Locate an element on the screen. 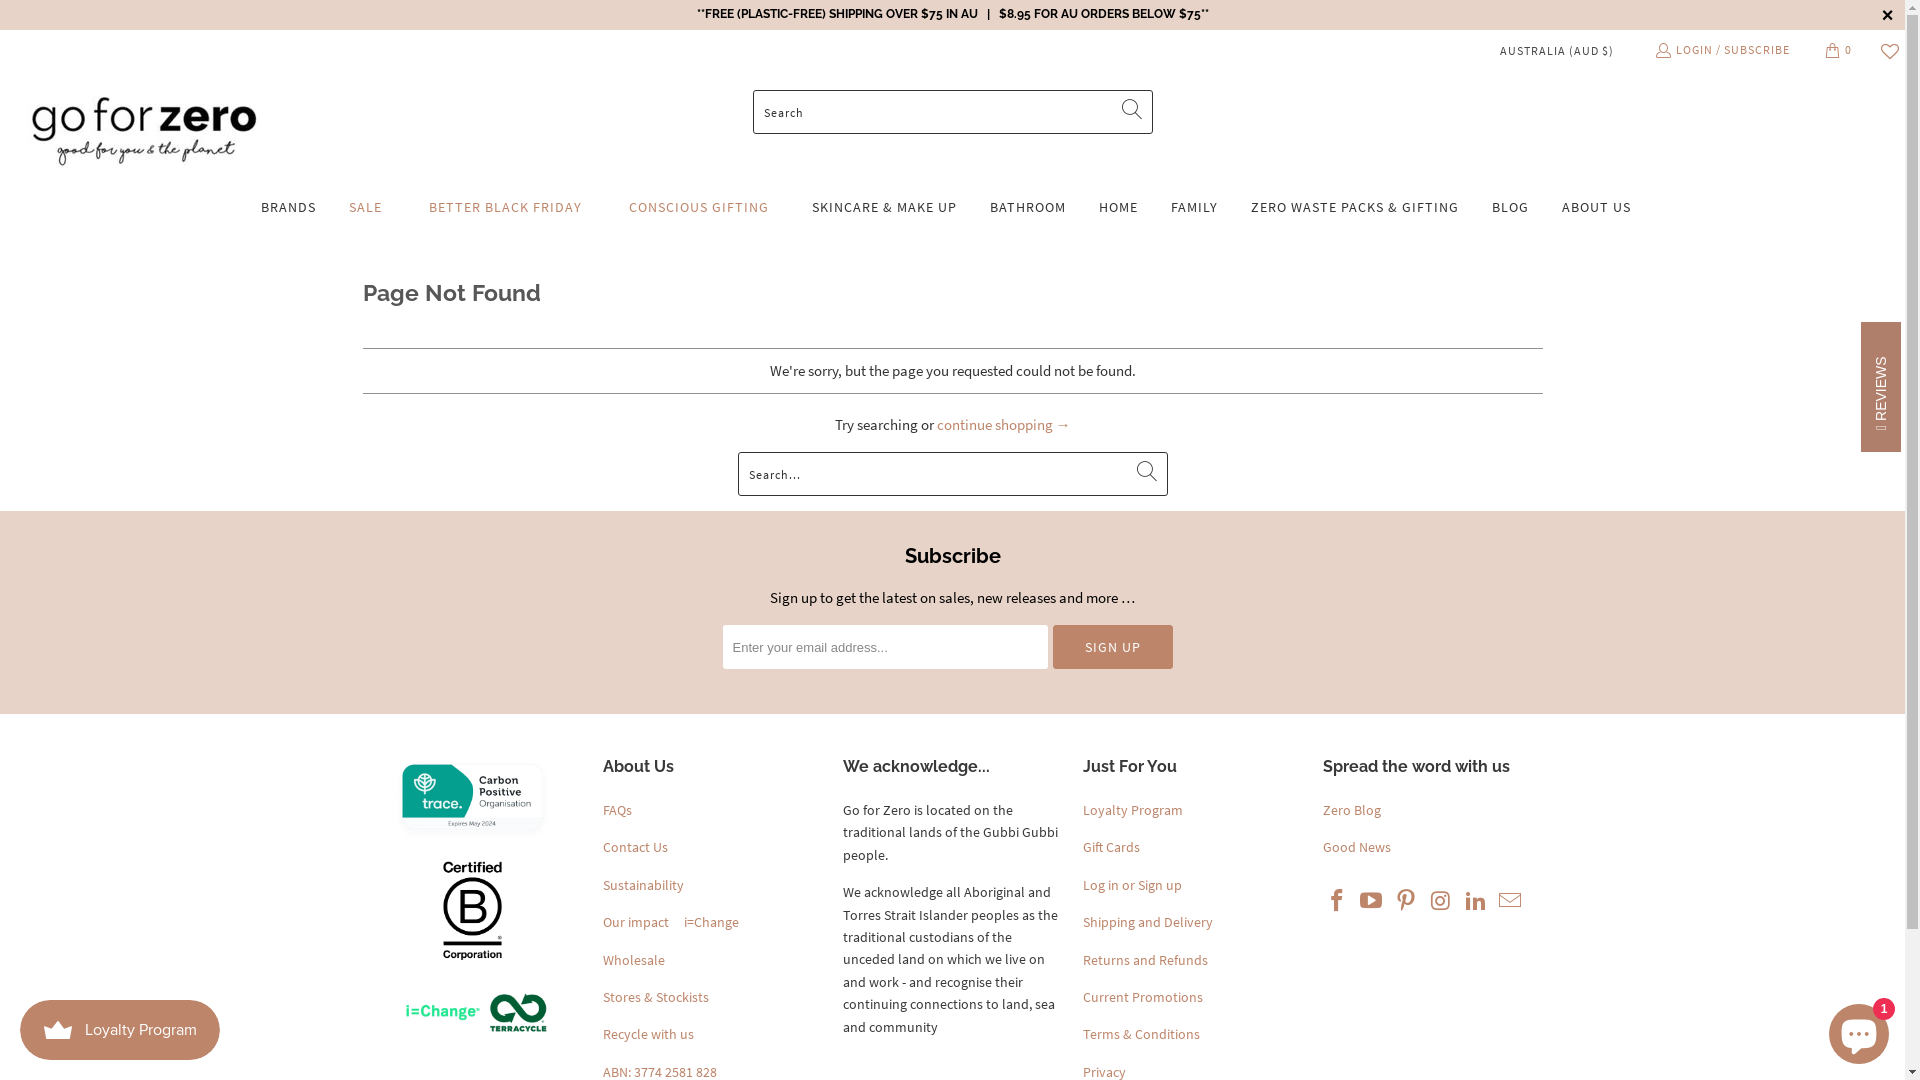 The image size is (1920, 1080). 'Good News' is located at coordinates (1356, 847).